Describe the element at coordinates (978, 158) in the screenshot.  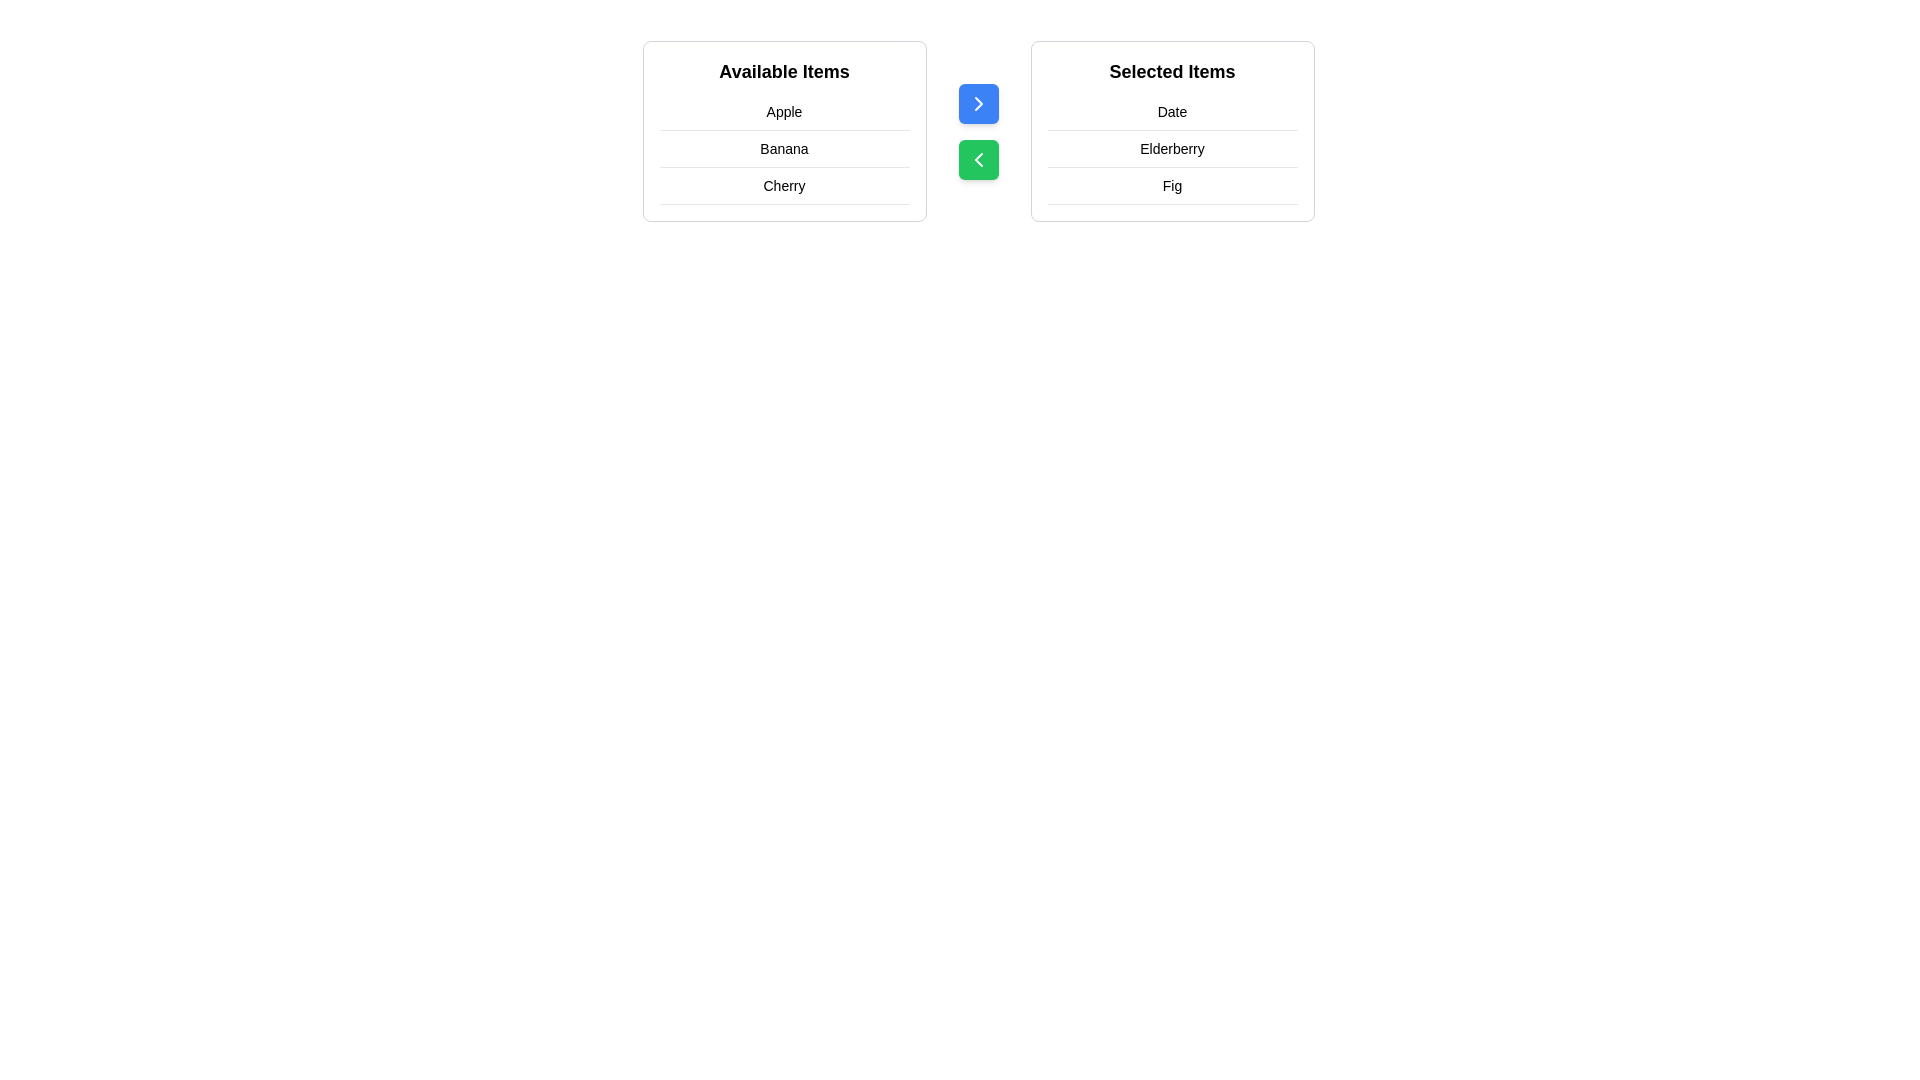
I see `the navigation icon within the green button that facilitates movement of items from the right panel to the left panel` at that location.